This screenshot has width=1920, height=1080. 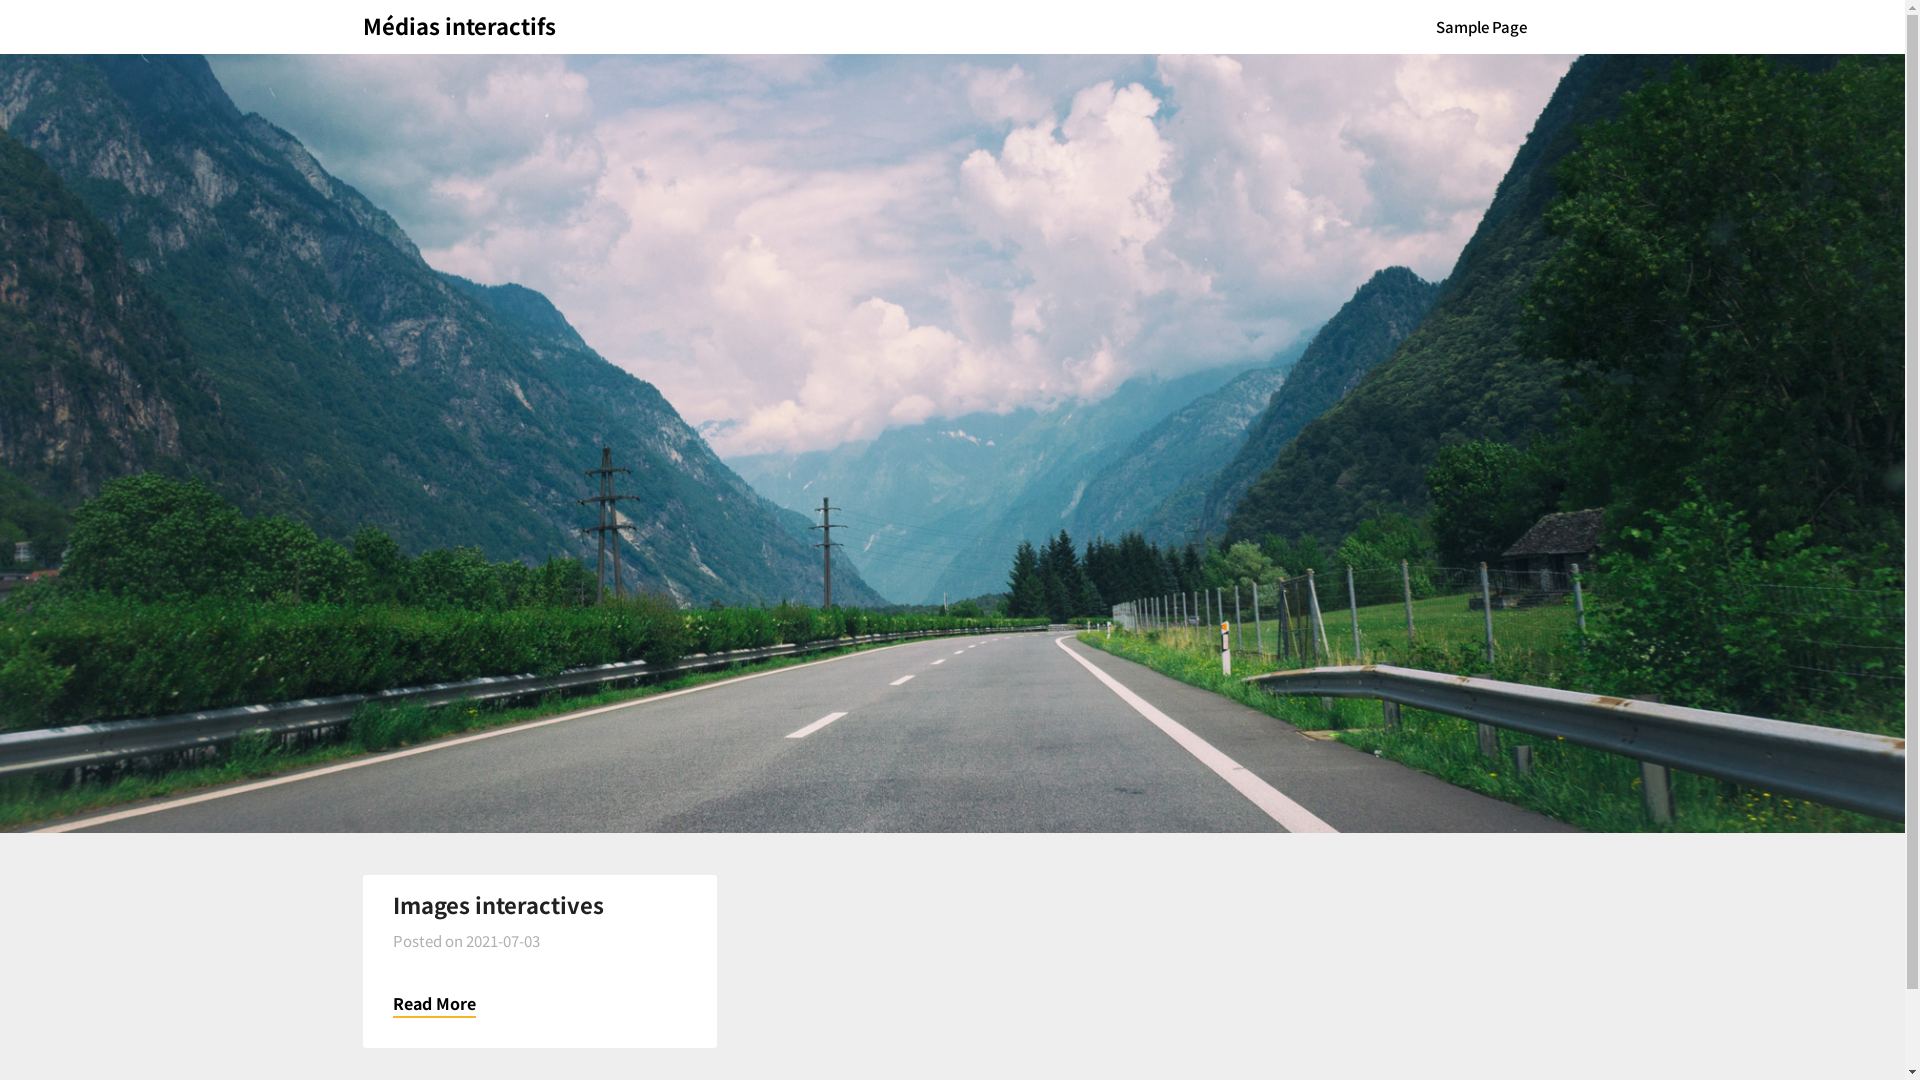 I want to click on 'Images interactives', so click(x=497, y=903).